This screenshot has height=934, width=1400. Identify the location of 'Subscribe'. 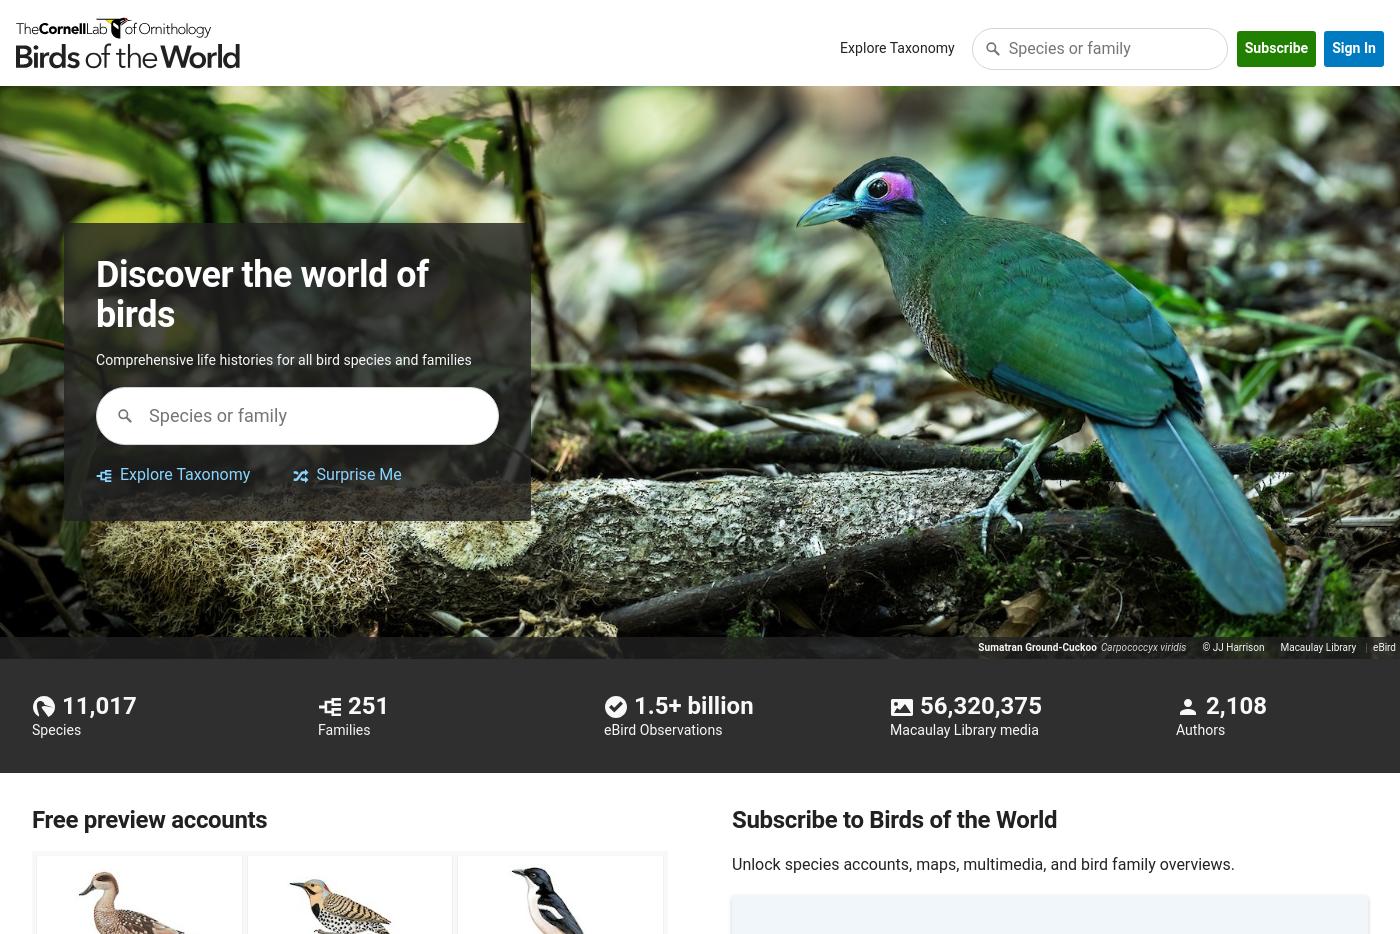
(1275, 48).